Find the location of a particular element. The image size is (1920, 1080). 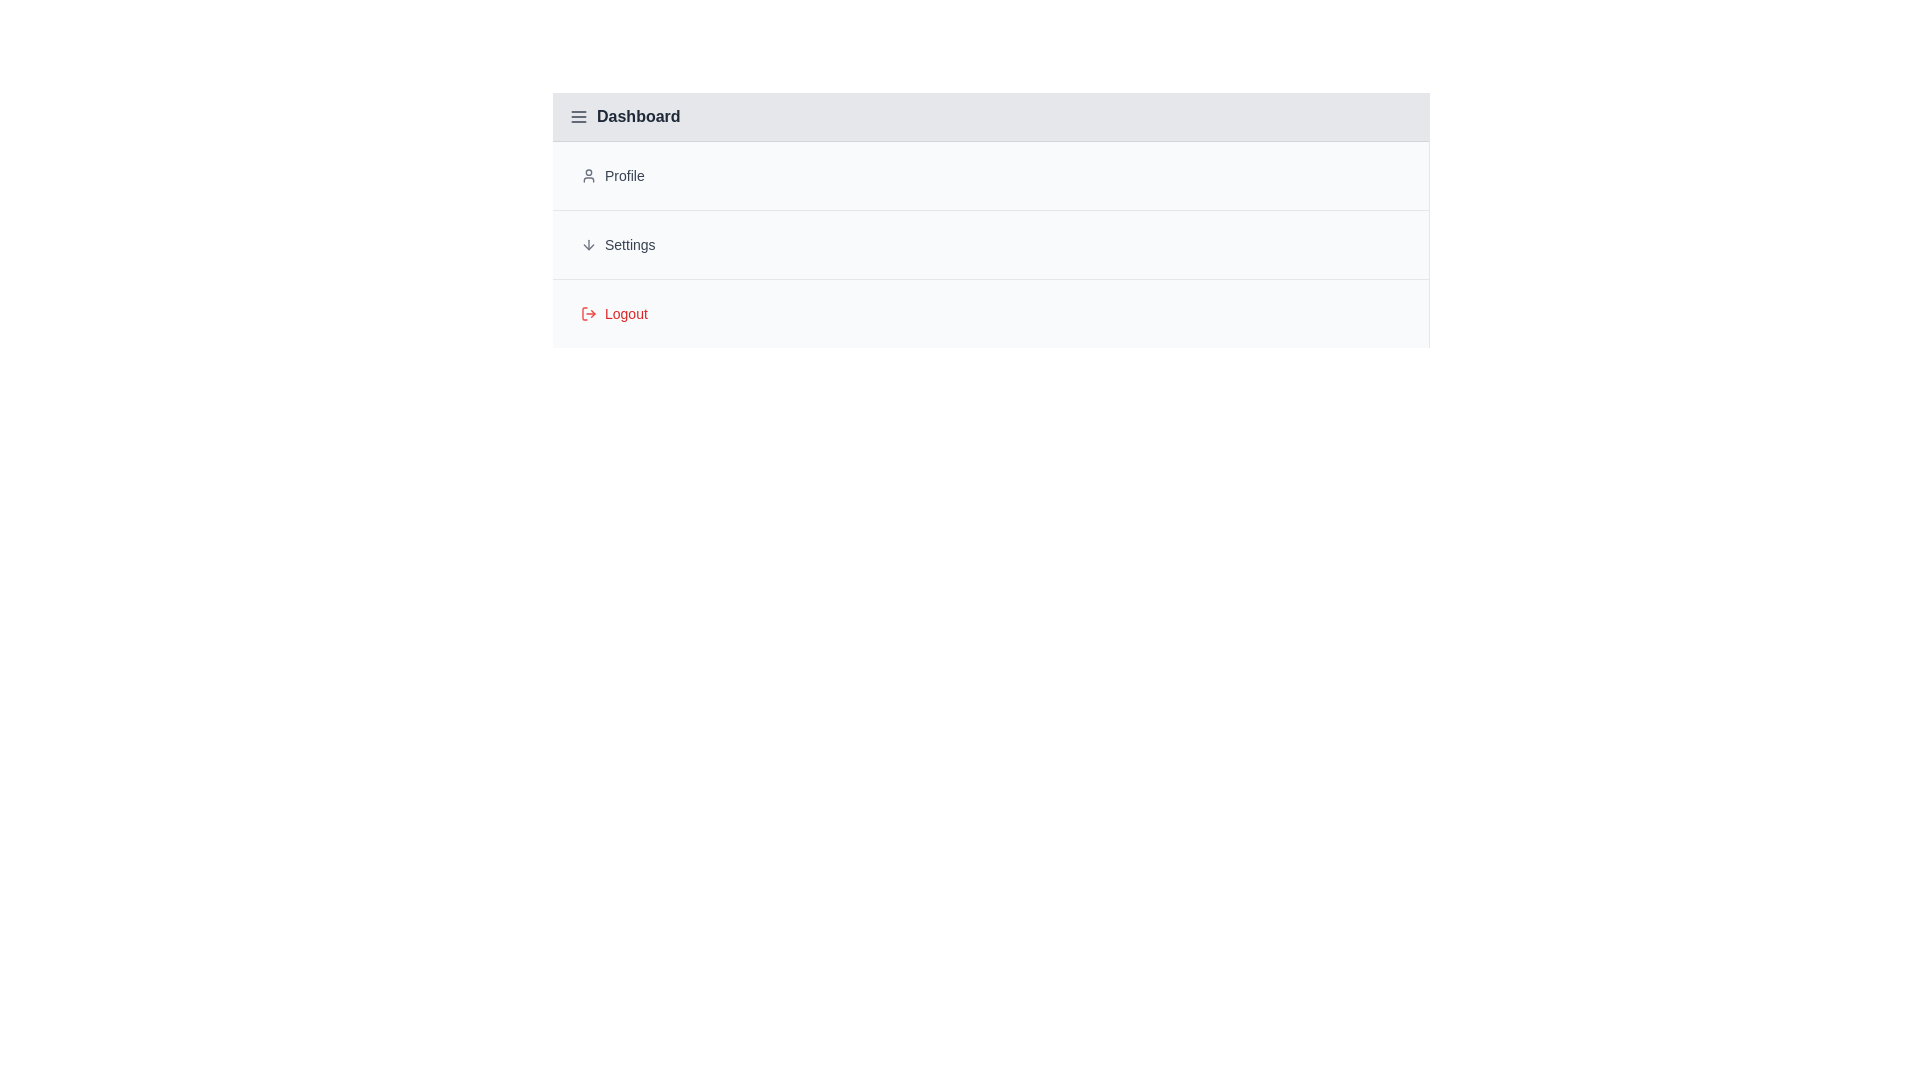

the menu item Logout to interact with it is located at coordinates (990, 313).